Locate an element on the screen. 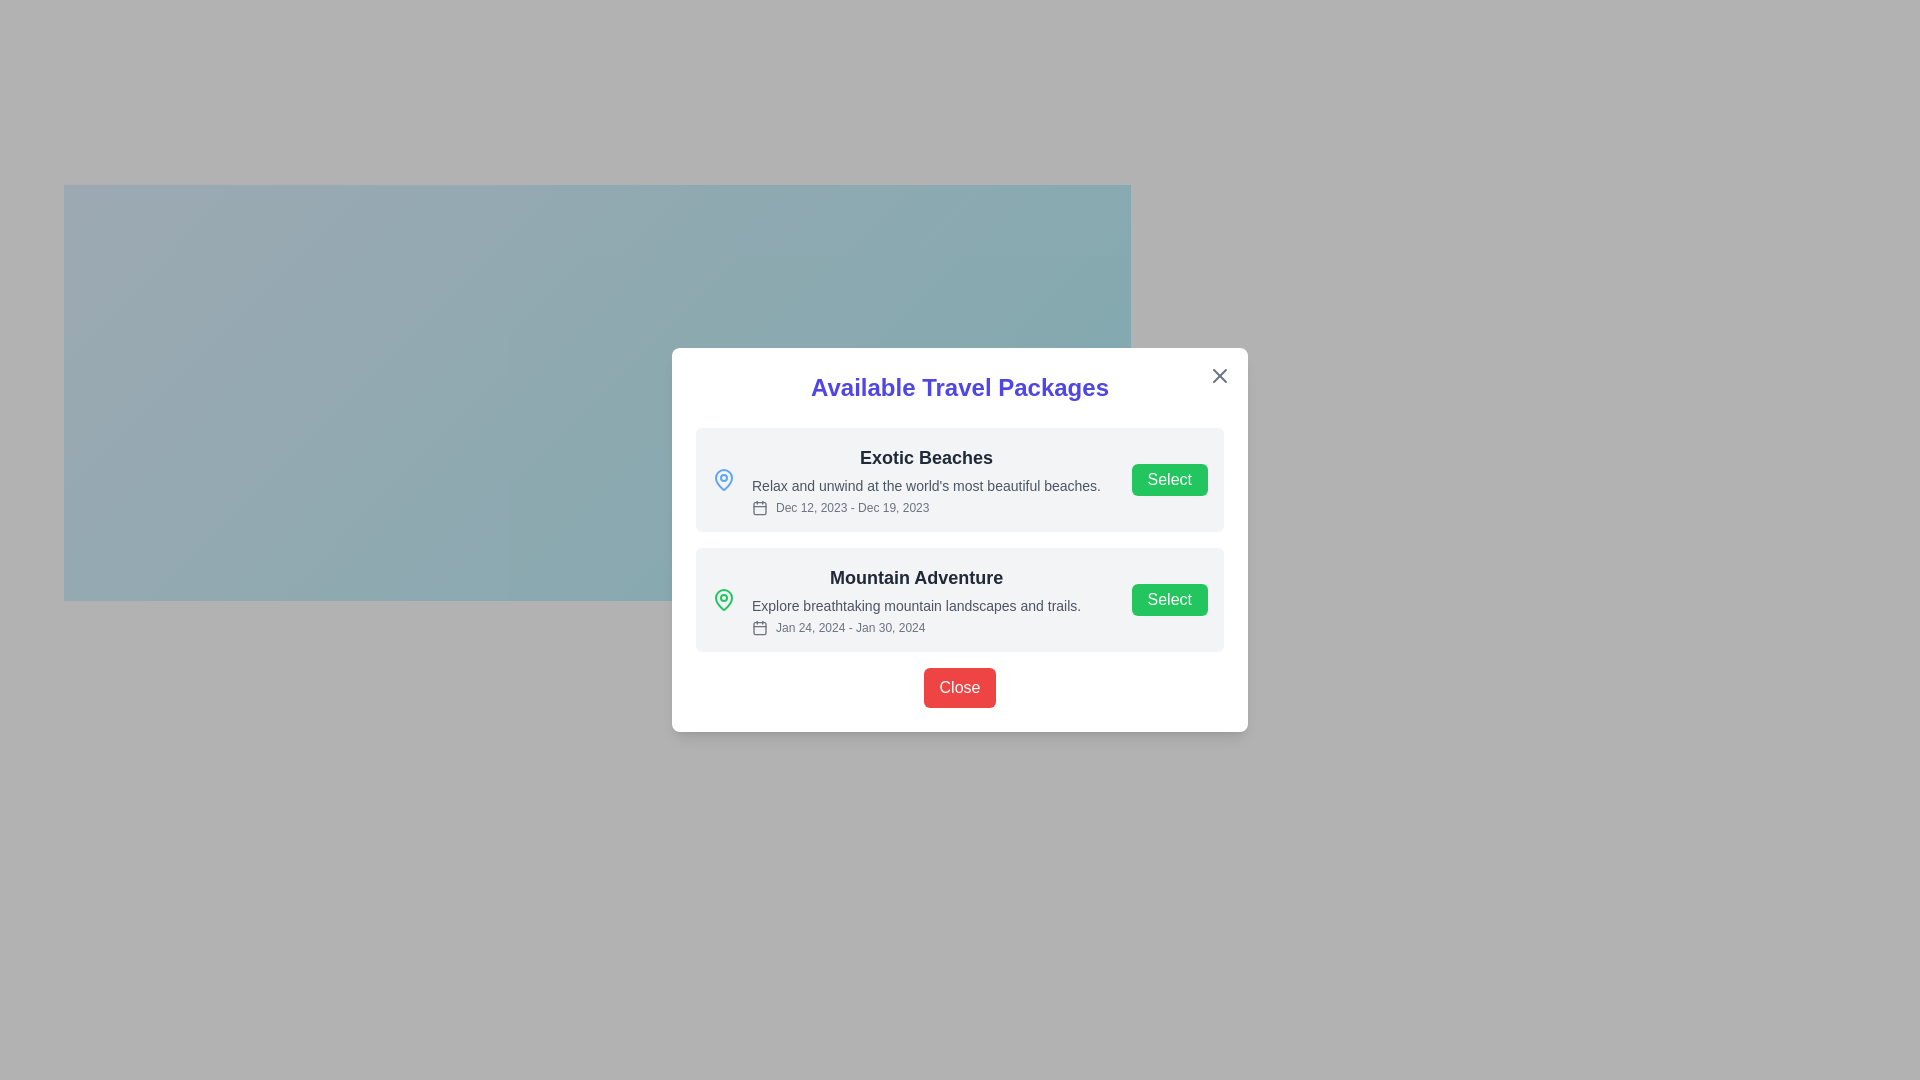  the icon located at the top-left corner of the 'Exotic Beaches' card to see more information about the destinations is located at coordinates (723, 479).